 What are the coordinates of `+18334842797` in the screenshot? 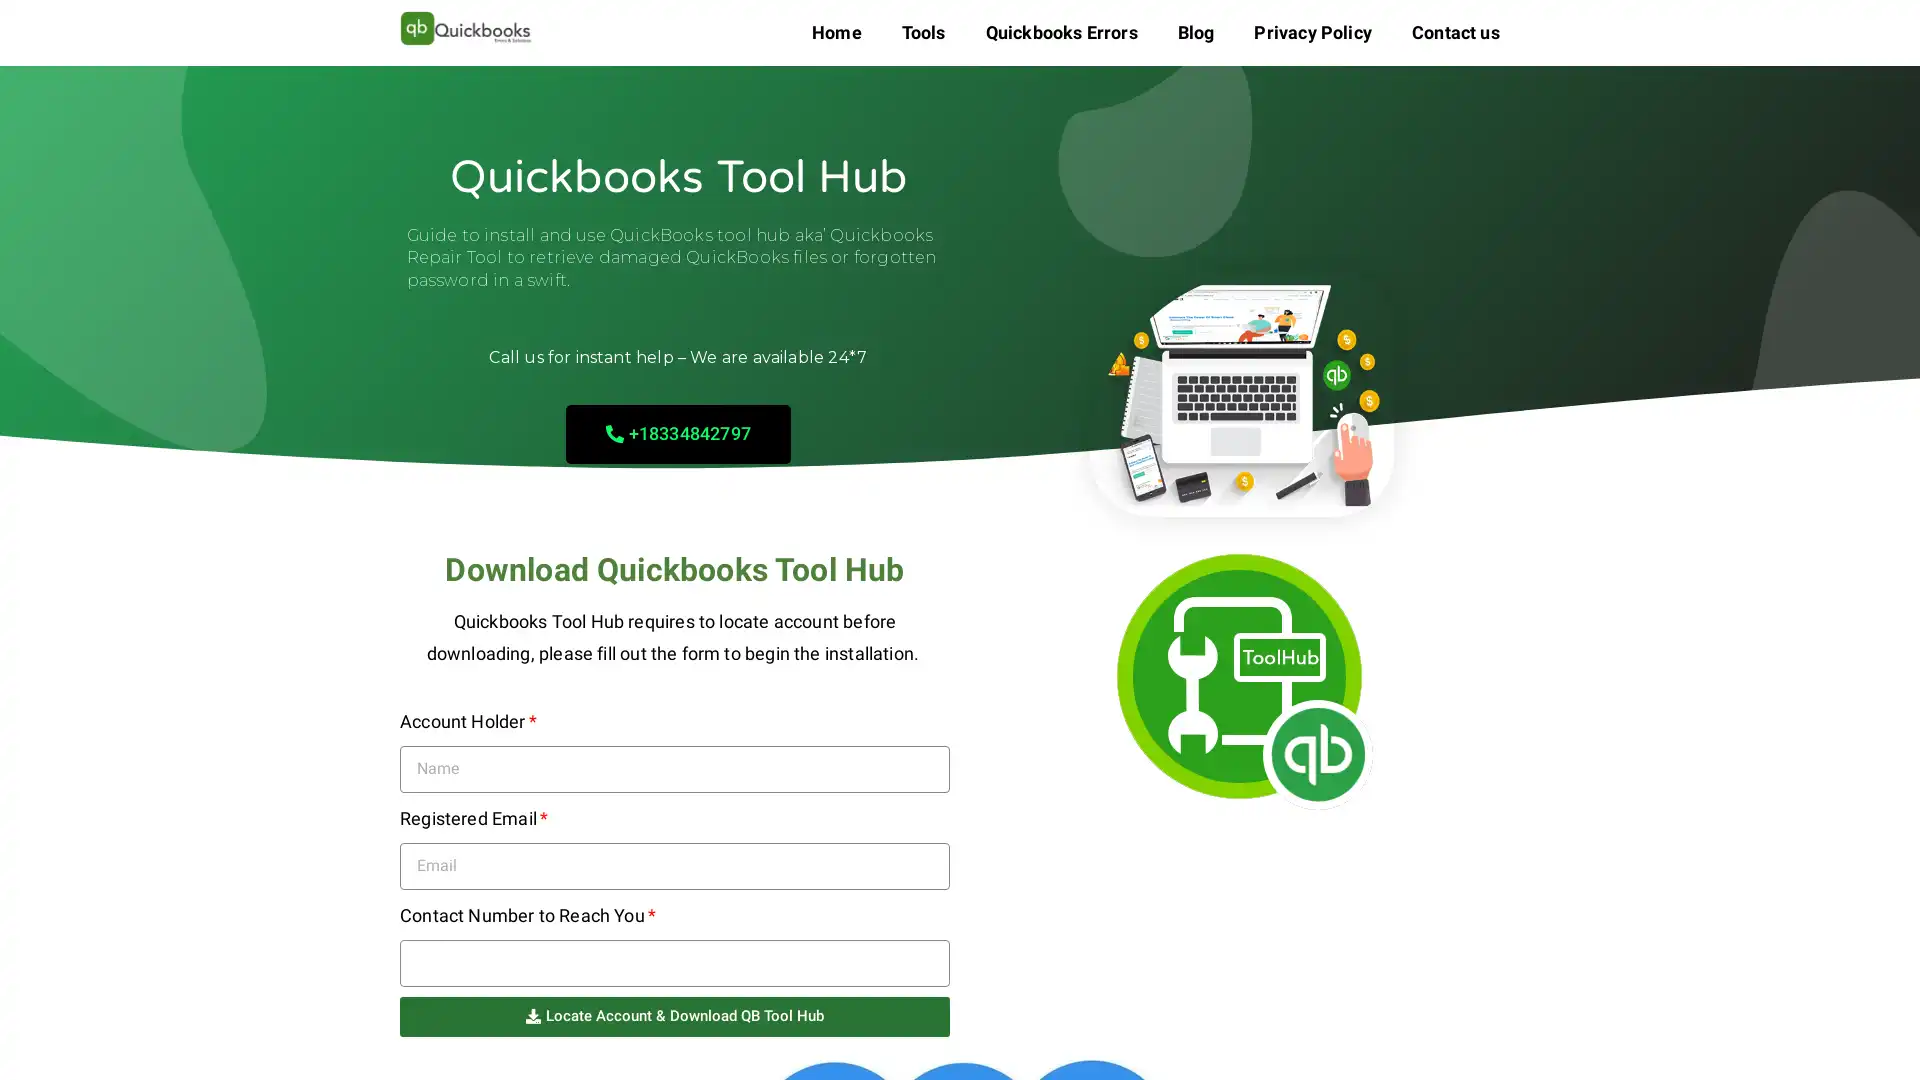 It's located at (677, 432).